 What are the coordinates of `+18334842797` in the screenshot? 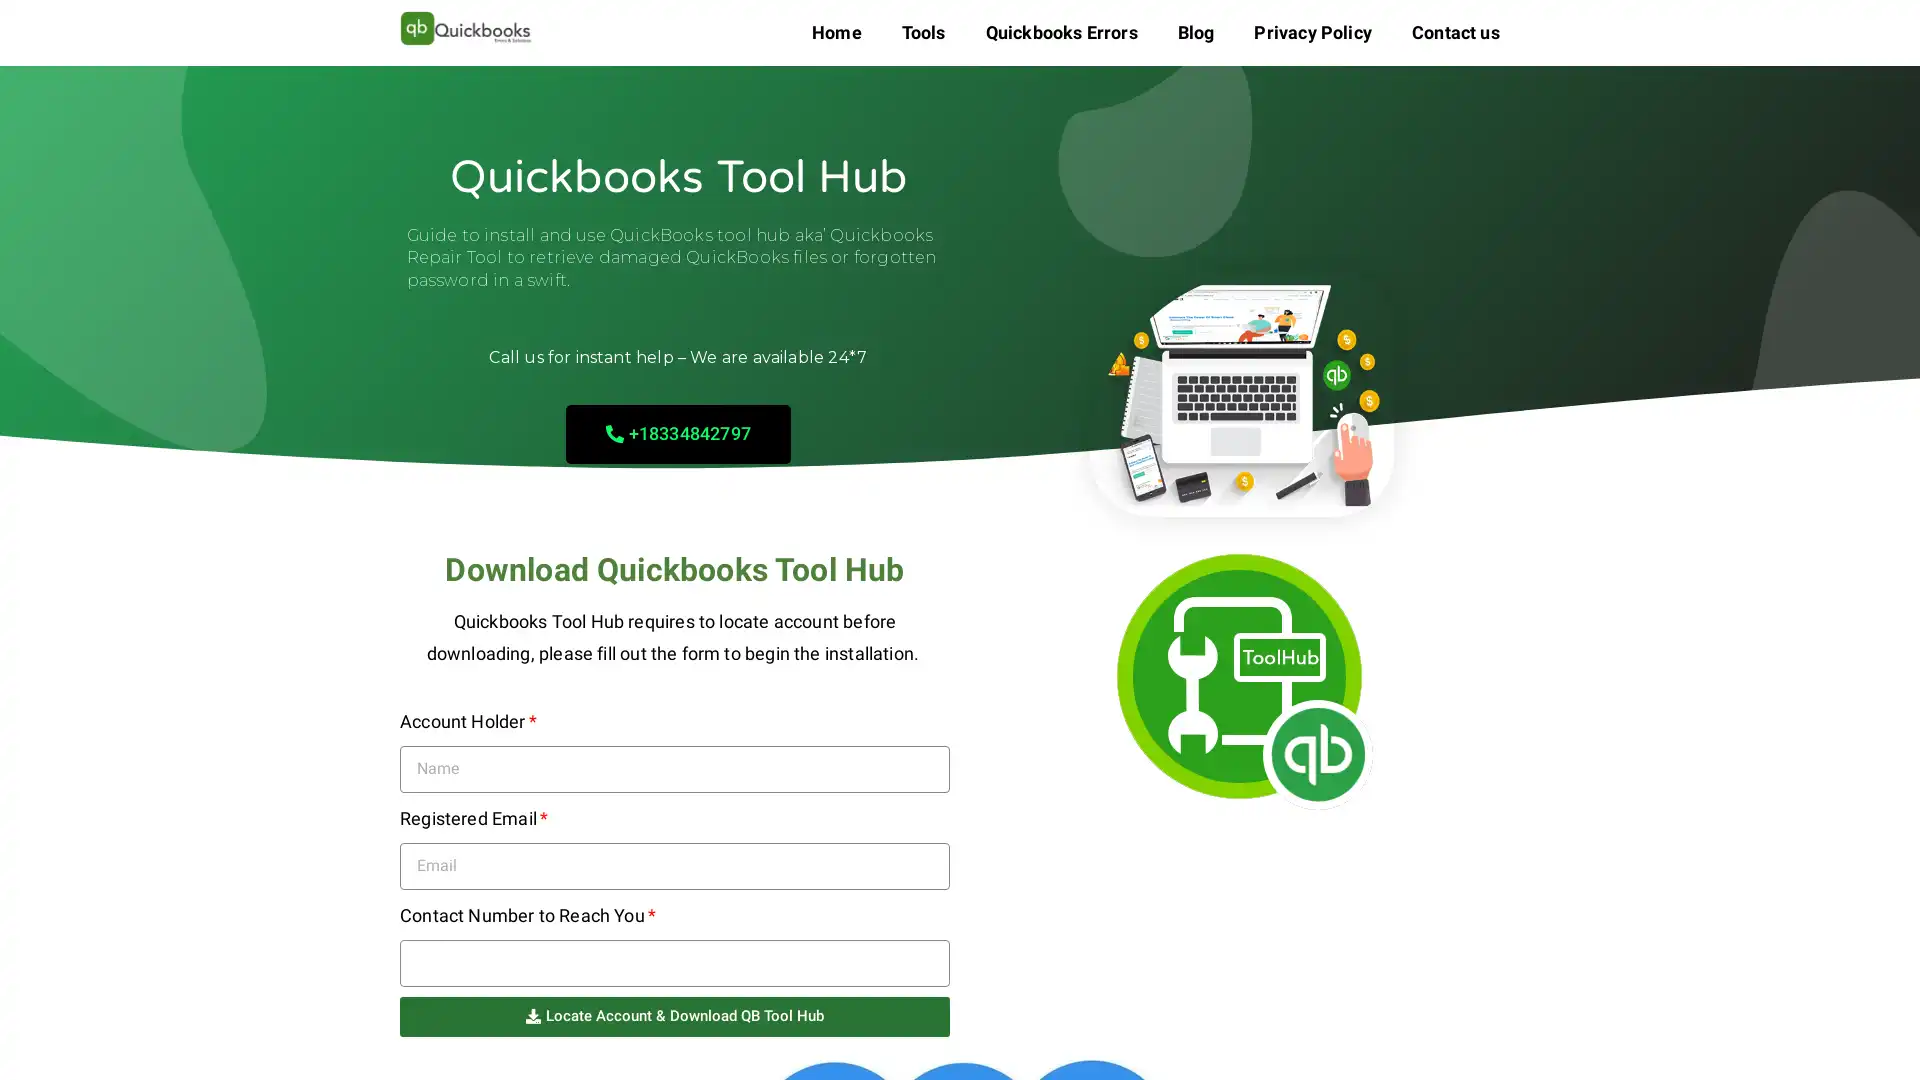 It's located at (677, 432).